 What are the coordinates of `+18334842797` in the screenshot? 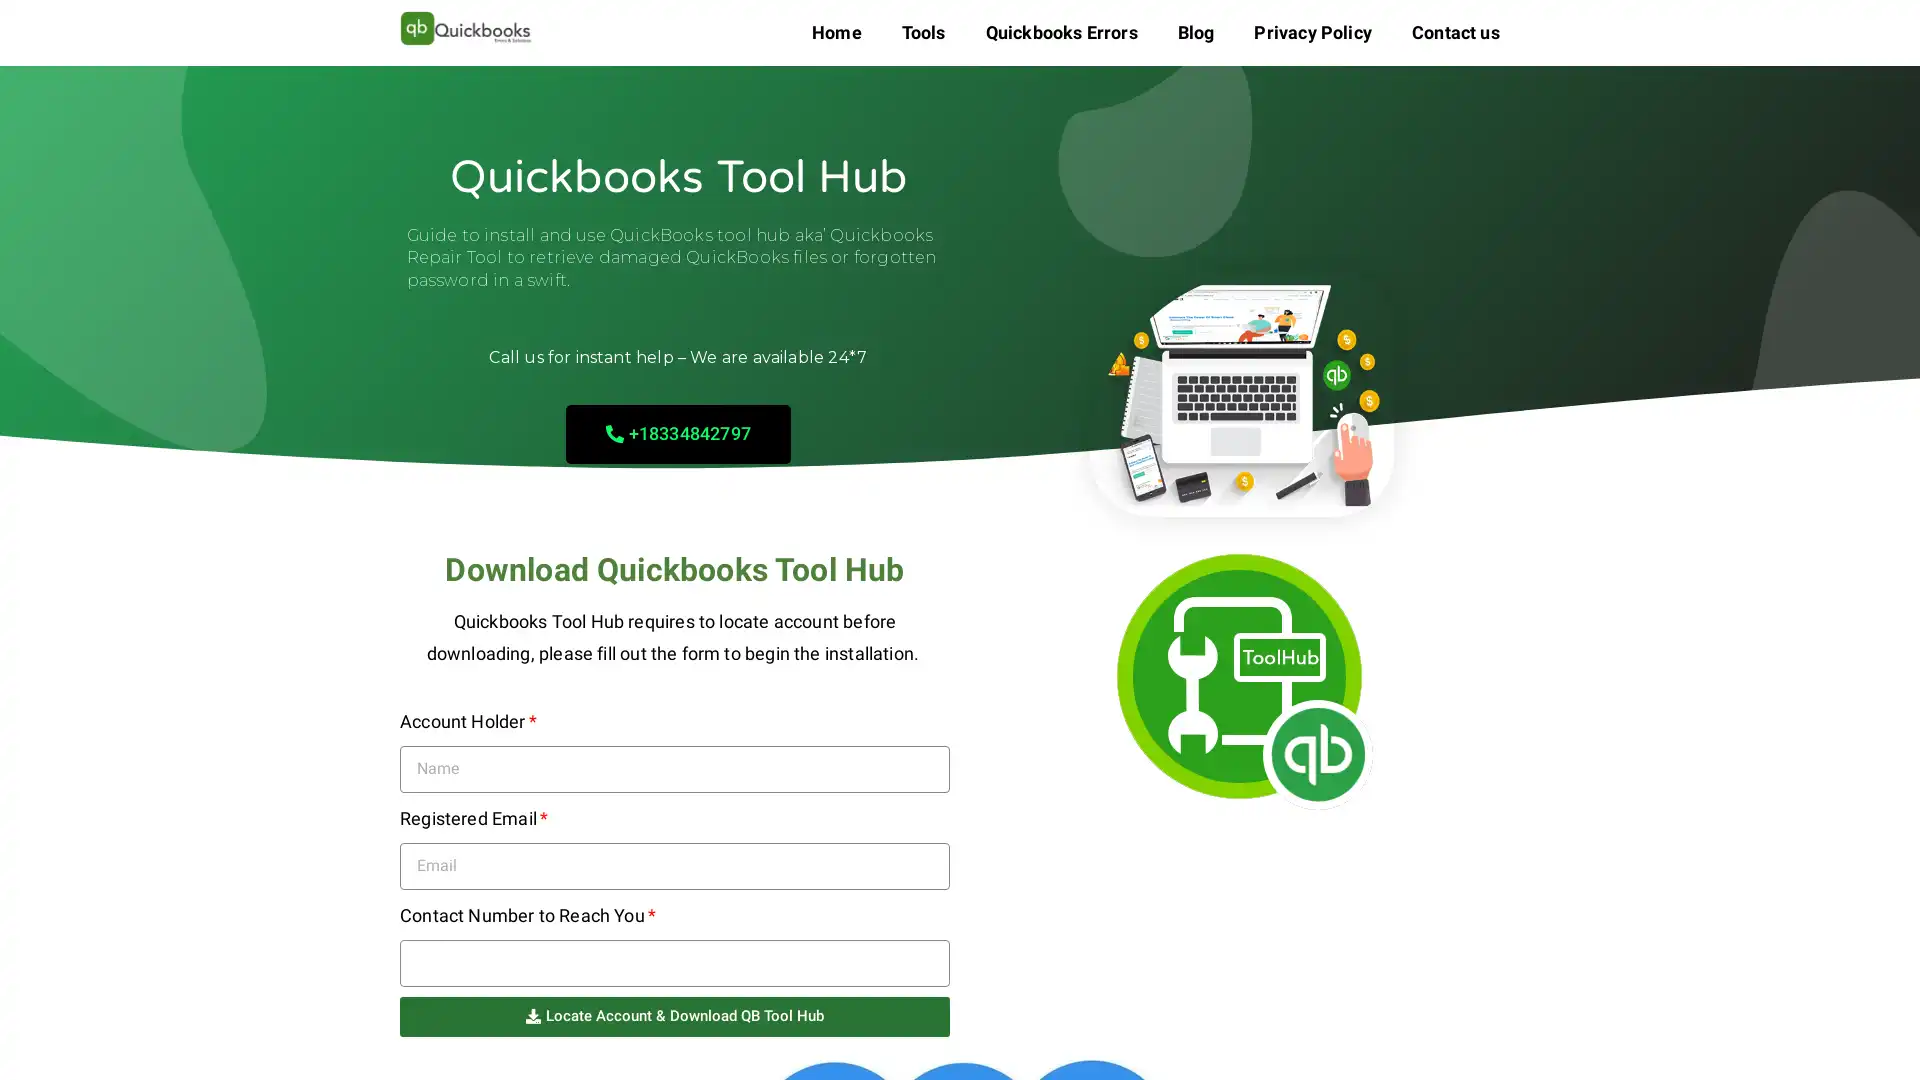 It's located at (677, 432).